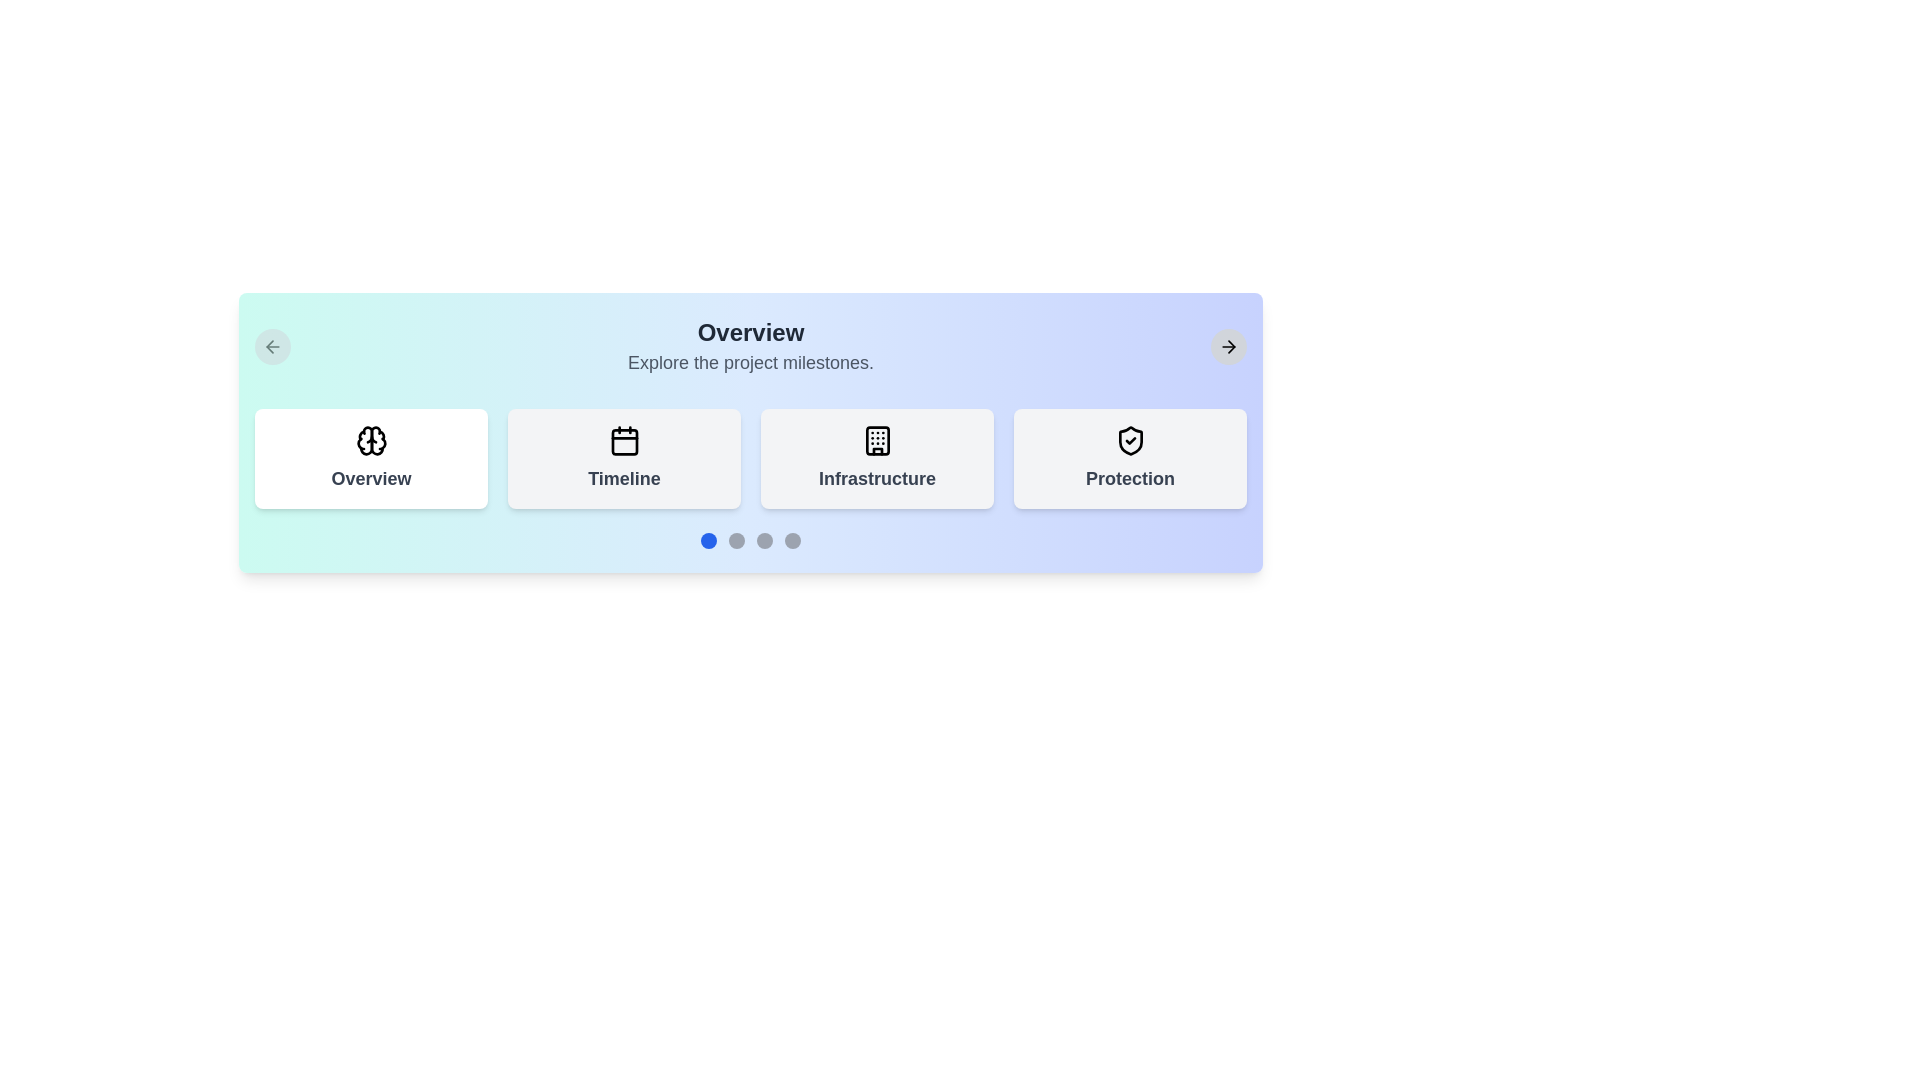 The width and height of the screenshot is (1920, 1080). Describe the element at coordinates (1130, 439) in the screenshot. I see `the shield-shaped icon in the 'Protection' section` at that location.